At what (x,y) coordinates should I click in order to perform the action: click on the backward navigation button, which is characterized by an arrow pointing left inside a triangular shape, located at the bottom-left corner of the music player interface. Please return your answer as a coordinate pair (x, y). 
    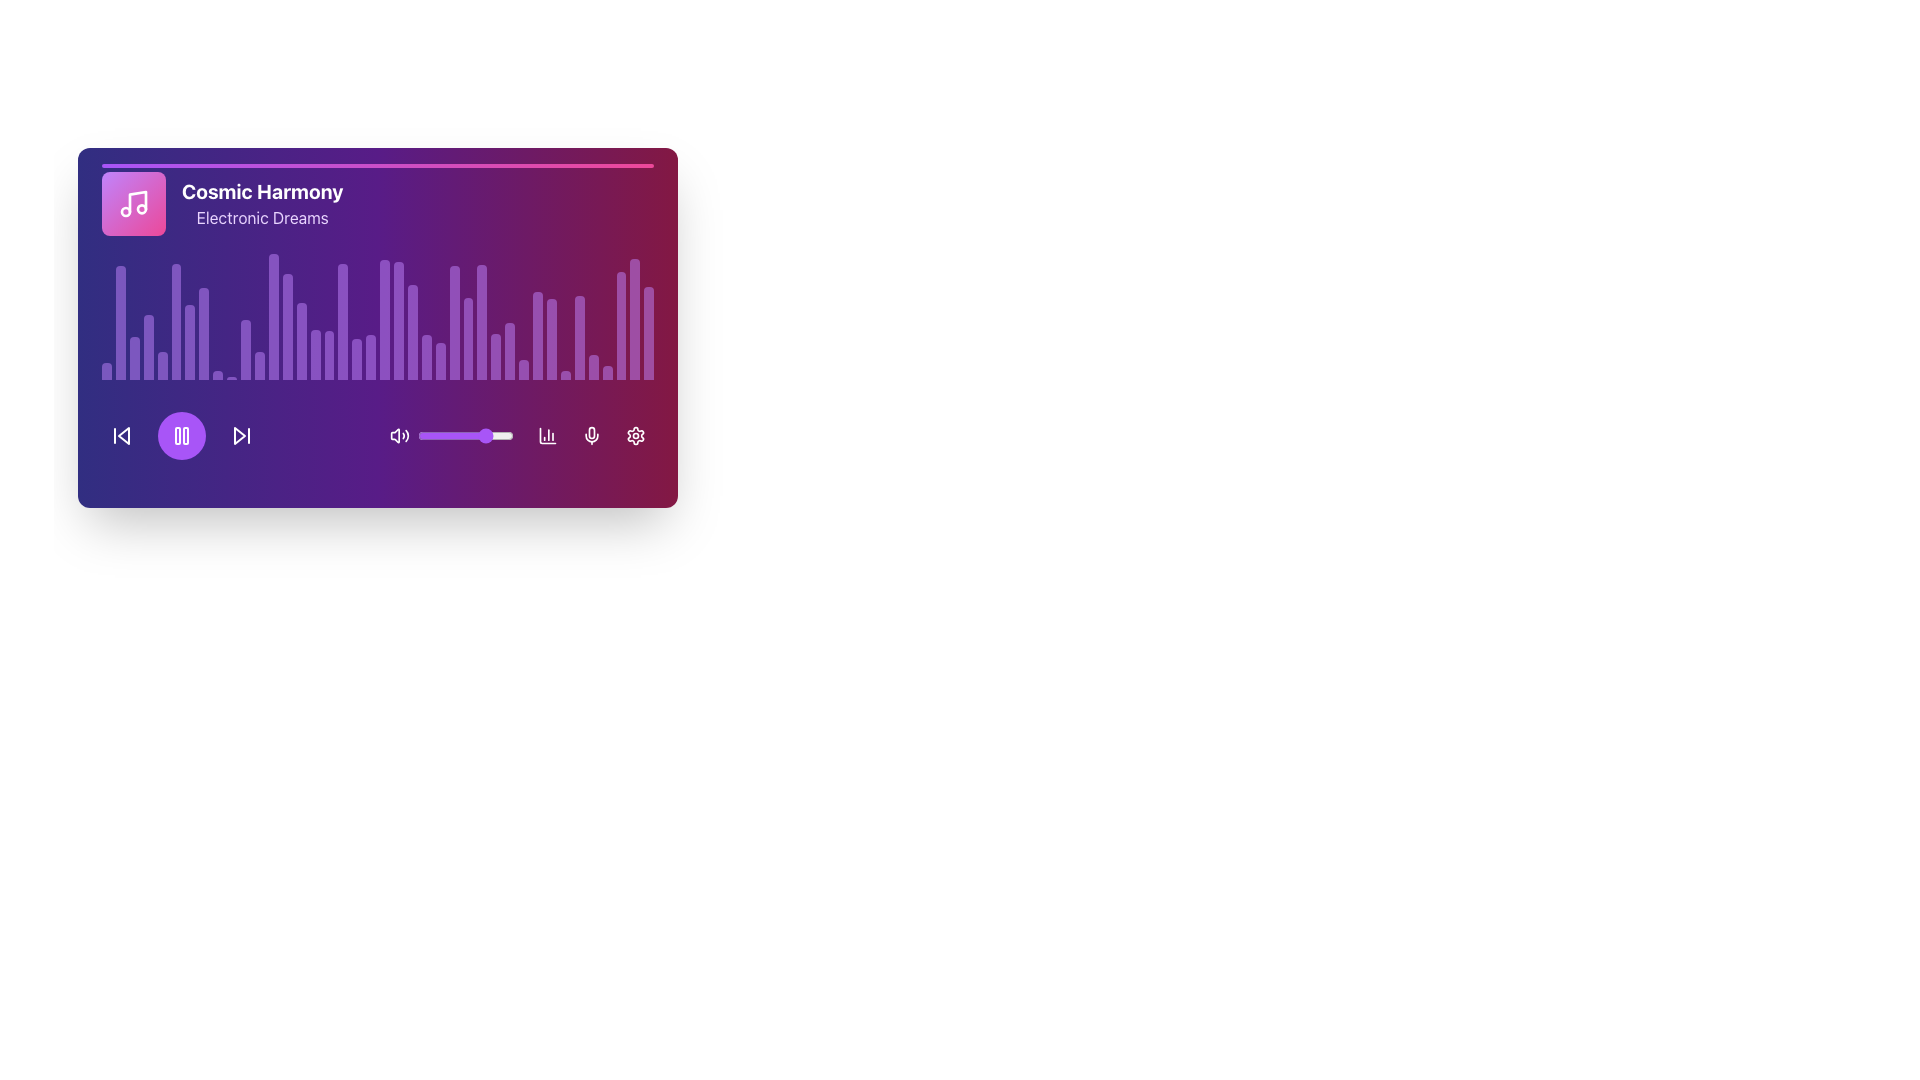
    Looking at the image, I should click on (120, 434).